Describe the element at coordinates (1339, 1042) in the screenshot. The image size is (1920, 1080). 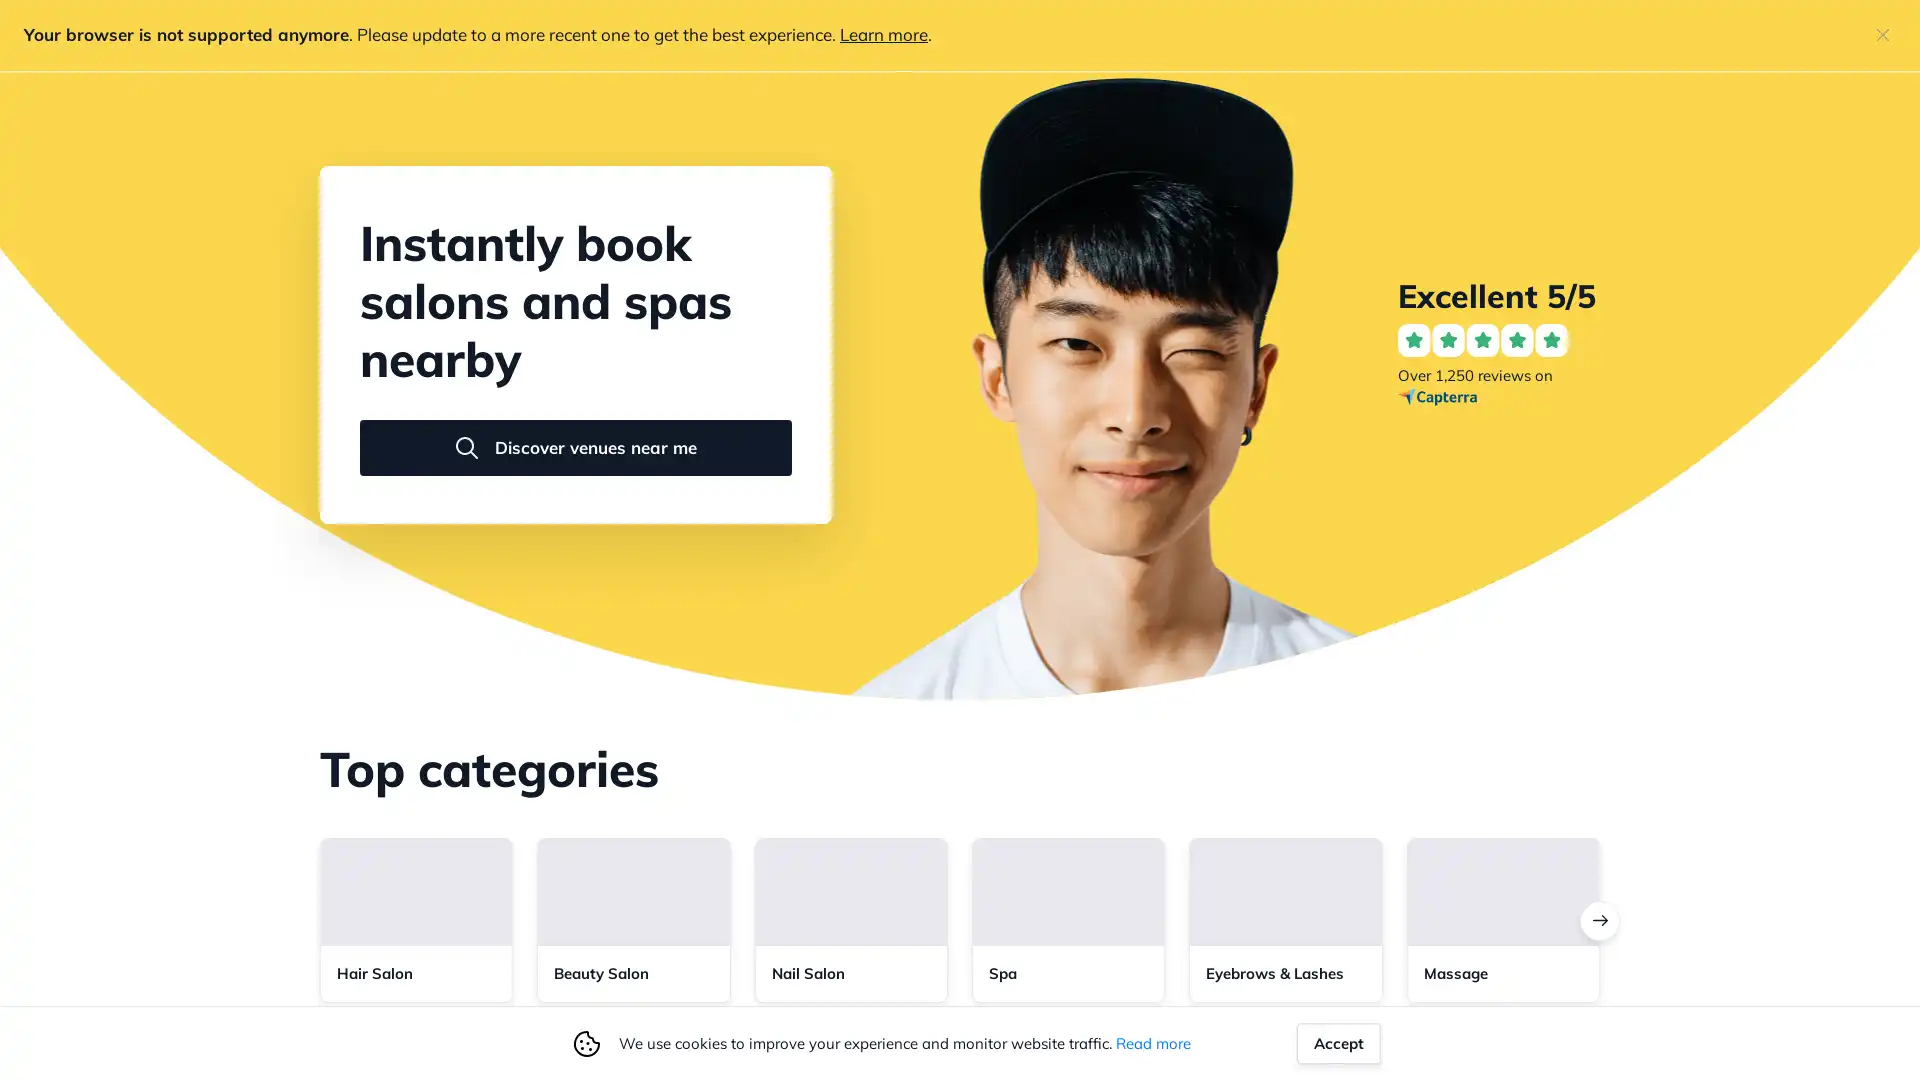
I see `Accept` at that location.